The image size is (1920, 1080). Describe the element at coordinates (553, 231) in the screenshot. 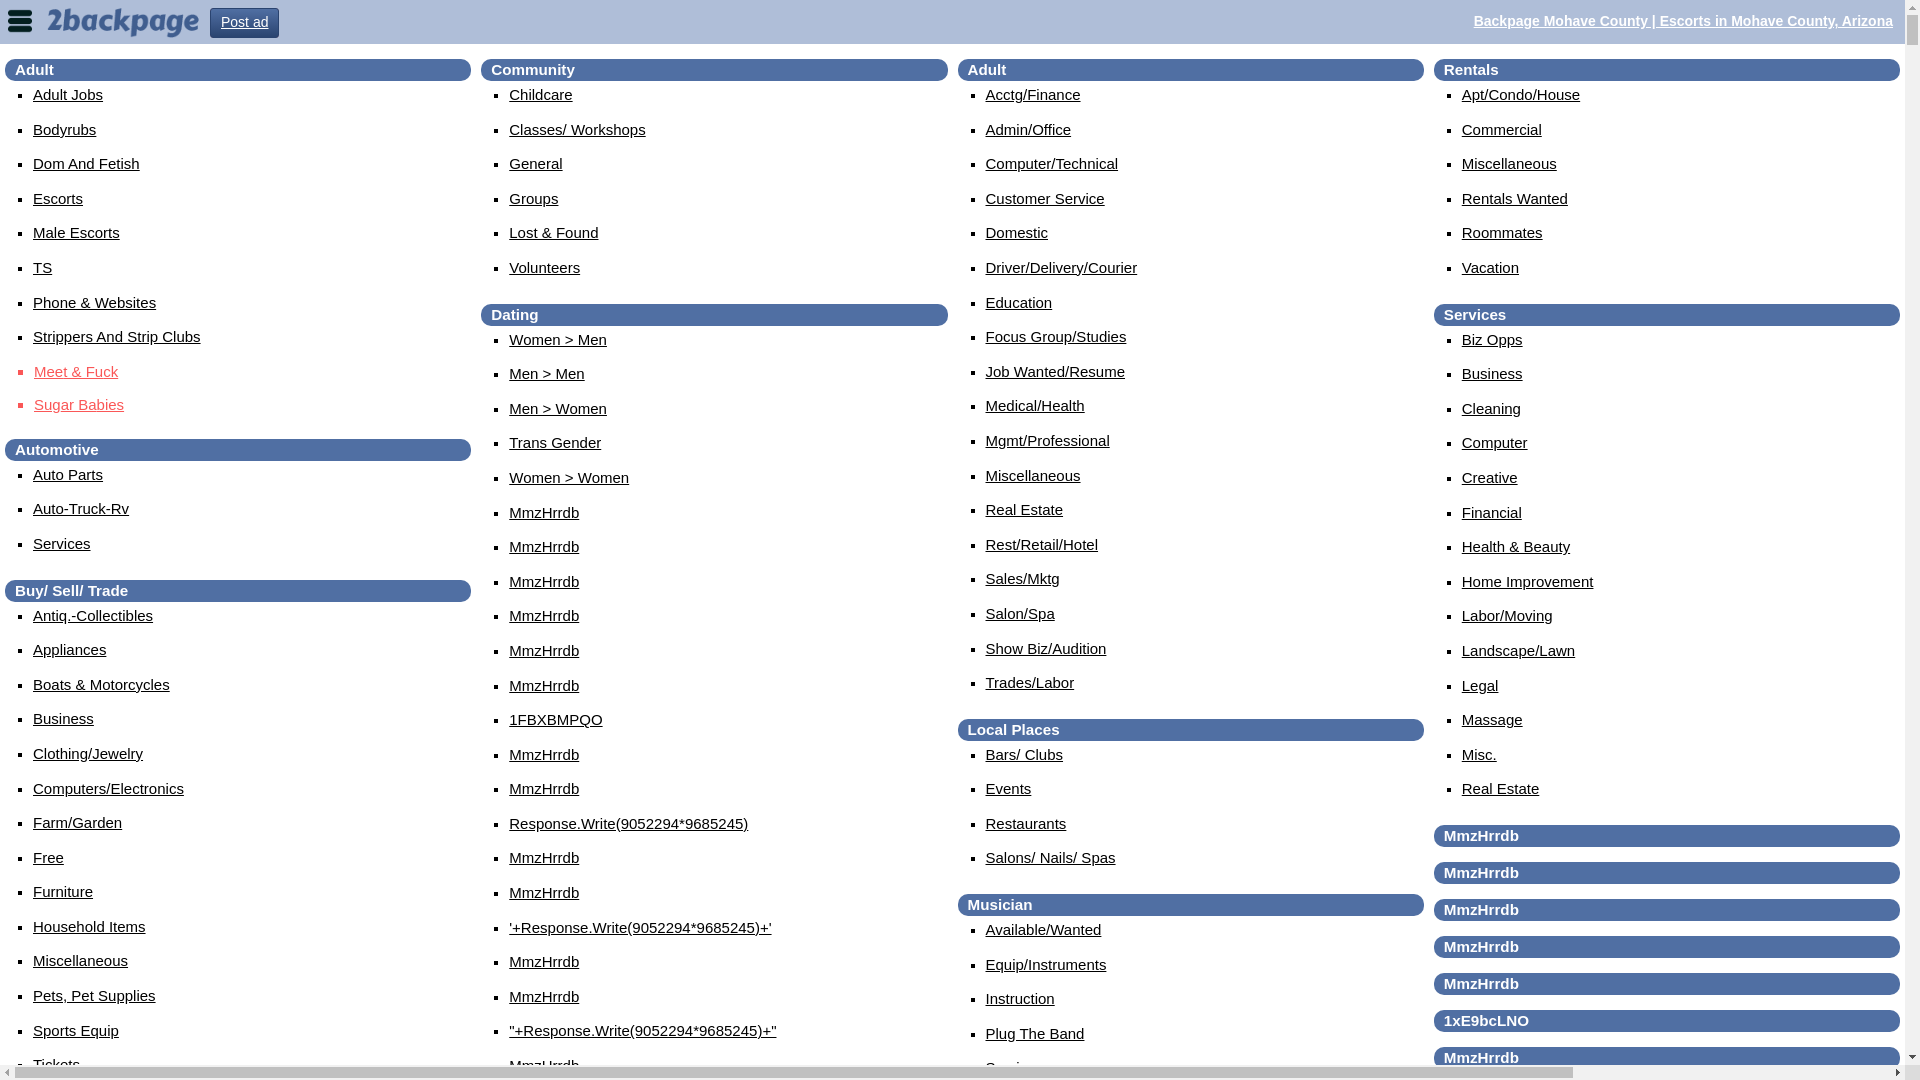

I see `'Lost & Found'` at that location.